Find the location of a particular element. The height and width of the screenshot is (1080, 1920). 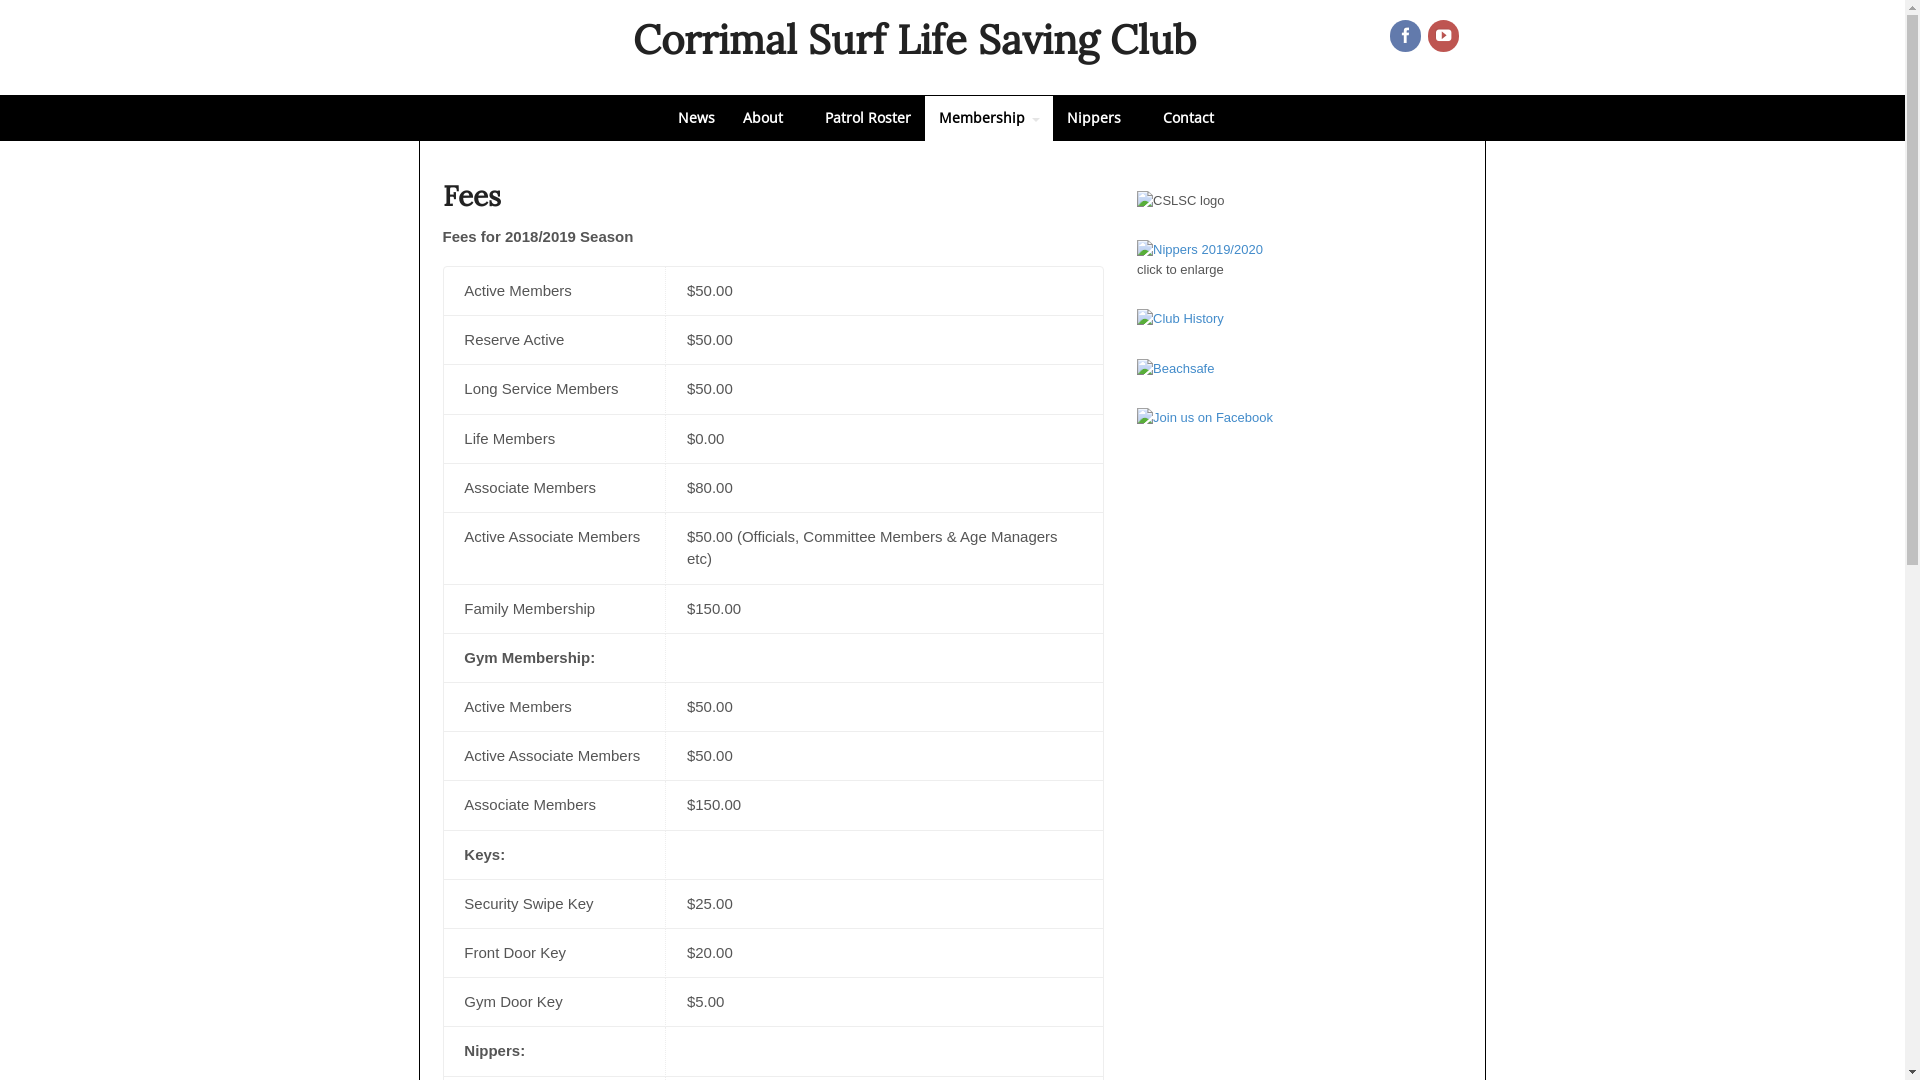

'About' is located at coordinates (727, 118).